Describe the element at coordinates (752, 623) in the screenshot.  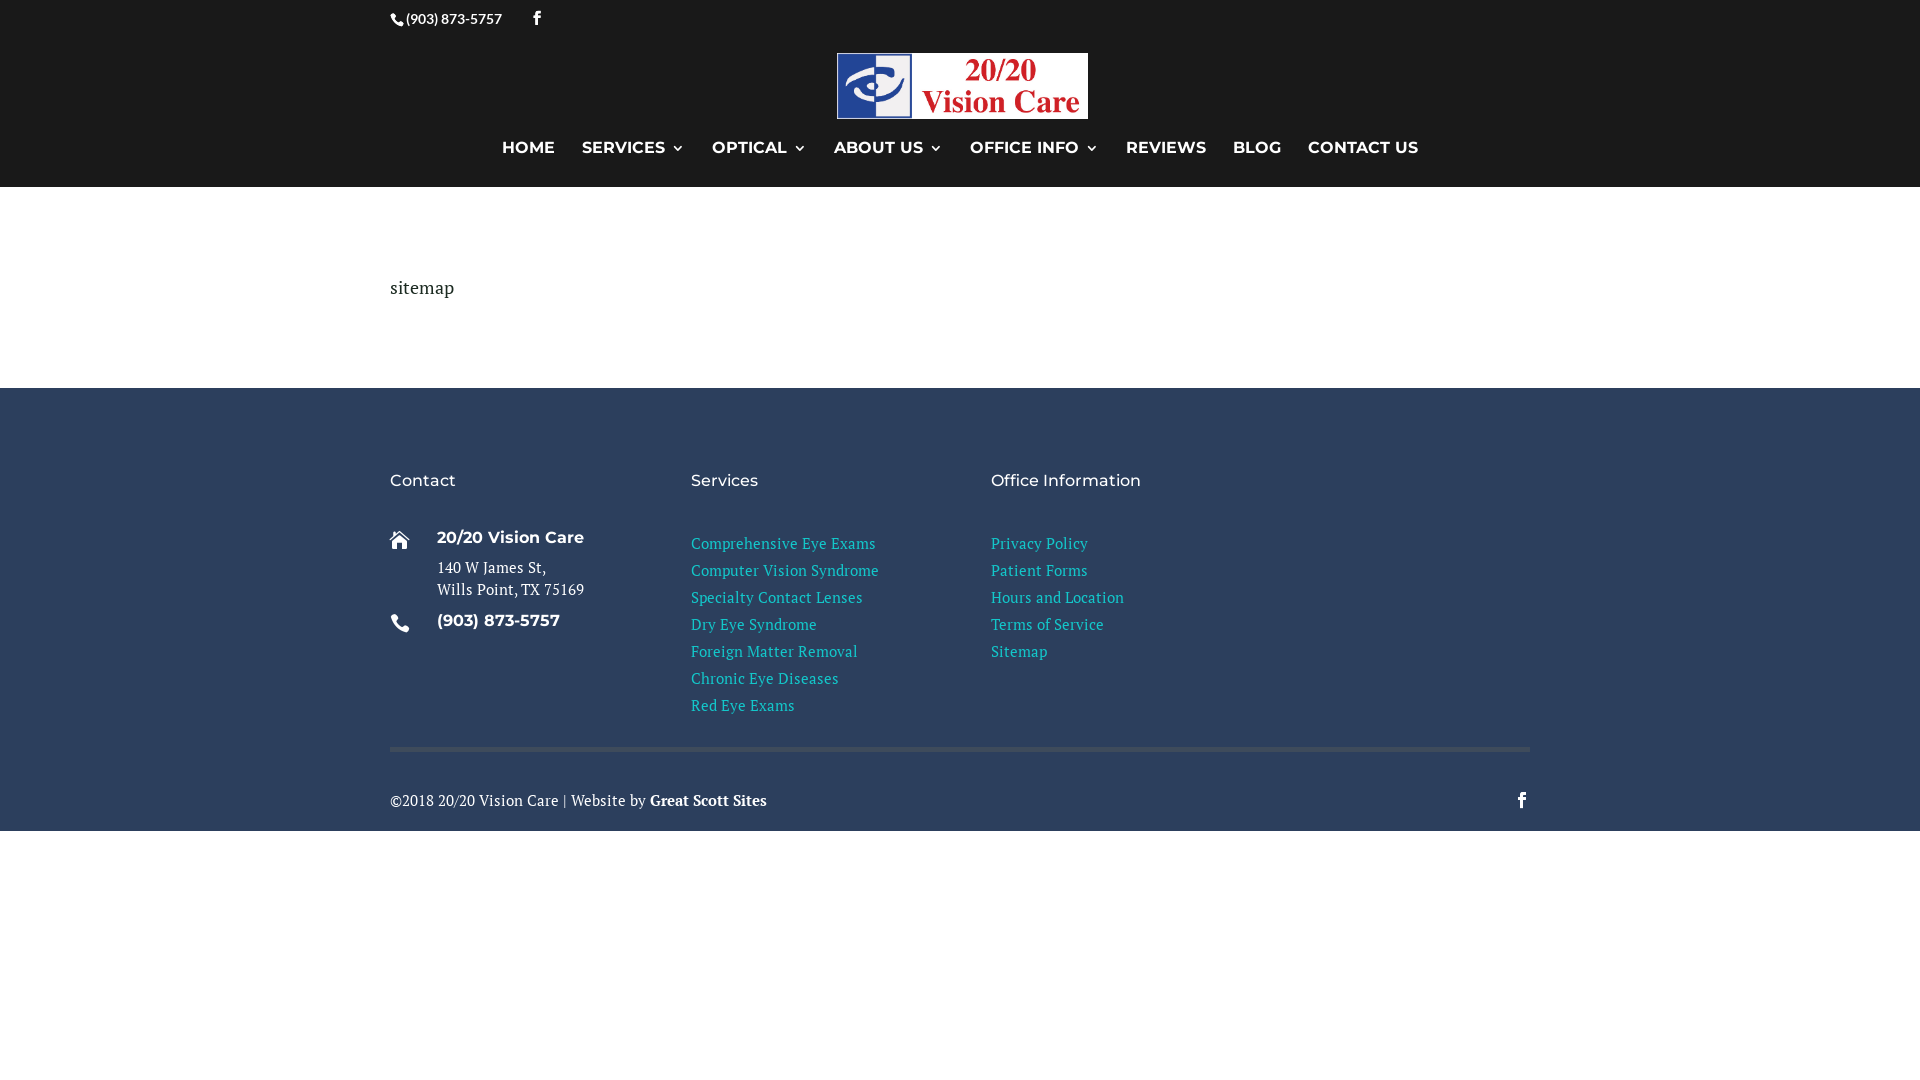
I see `'Dry Eye Syndrome'` at that location.